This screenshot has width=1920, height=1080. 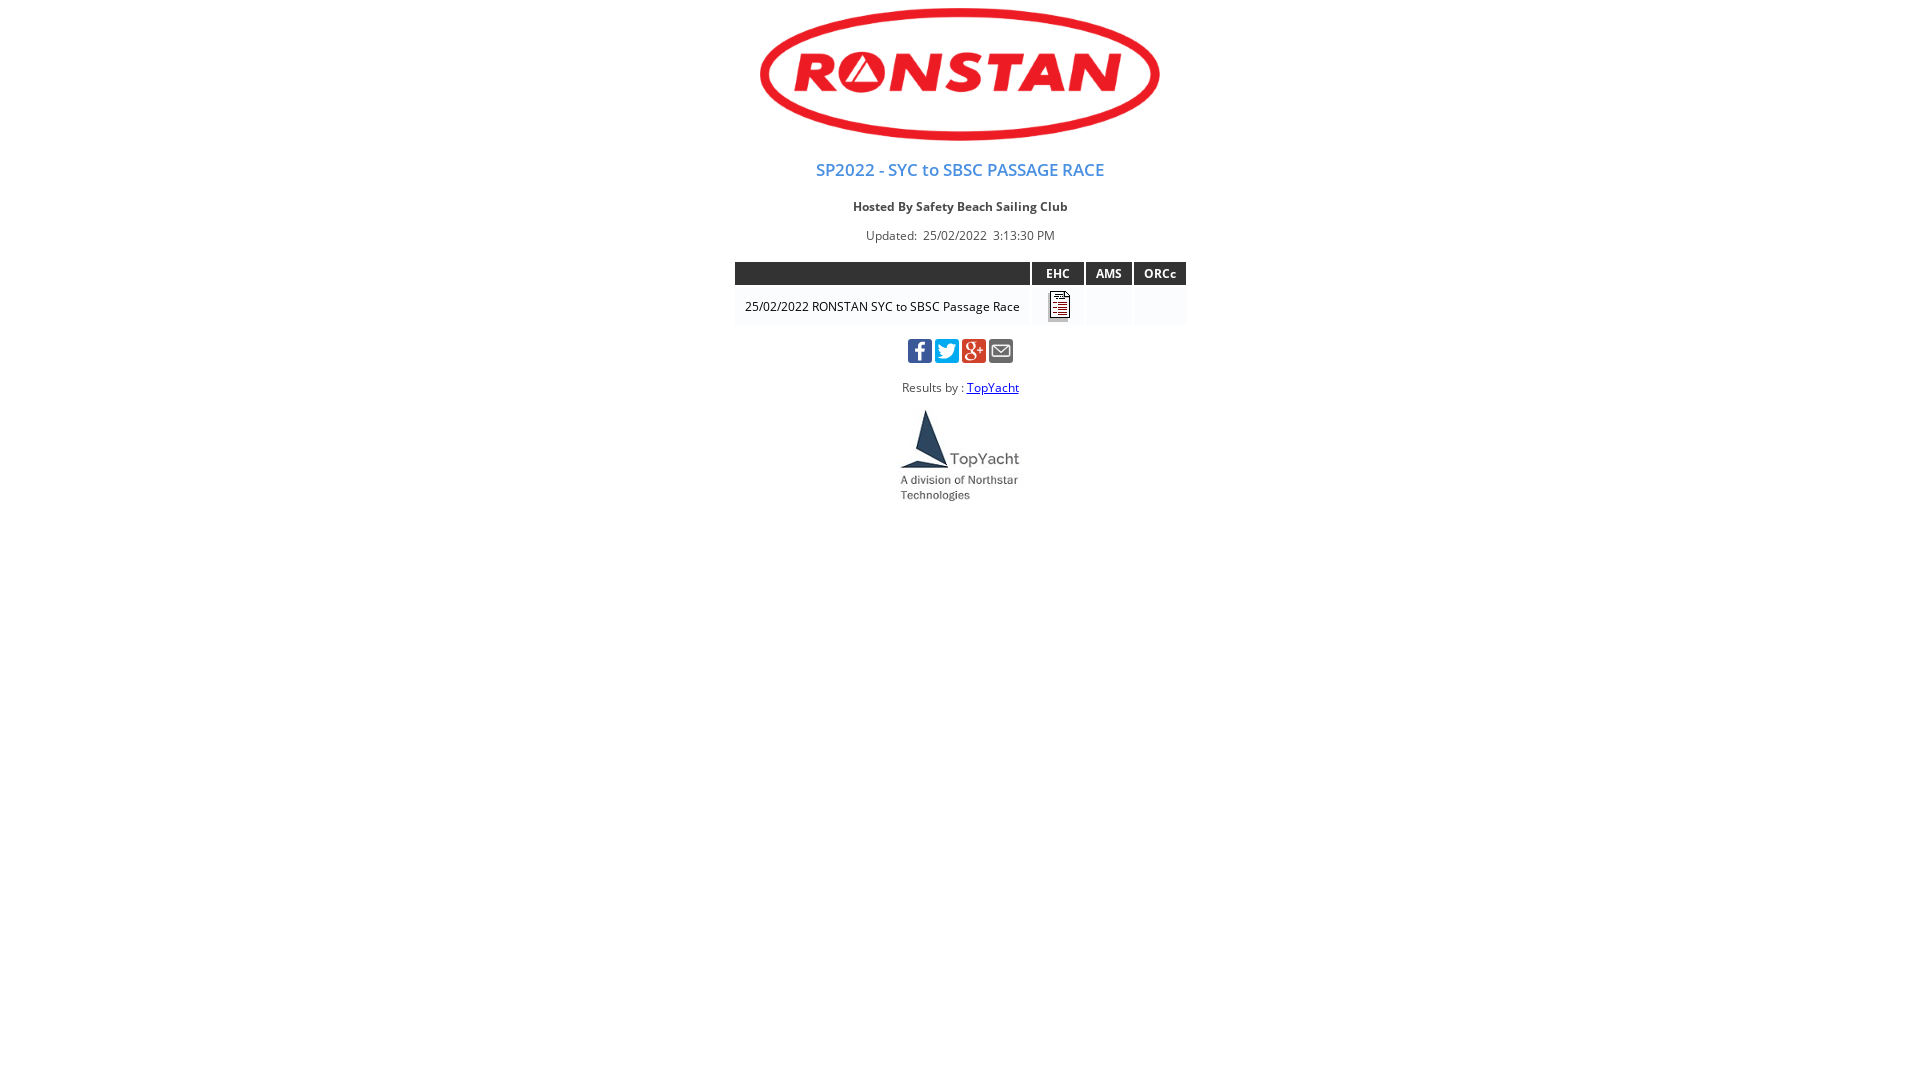 I want to click on 'TopYacht', so click(x=992, y=387).